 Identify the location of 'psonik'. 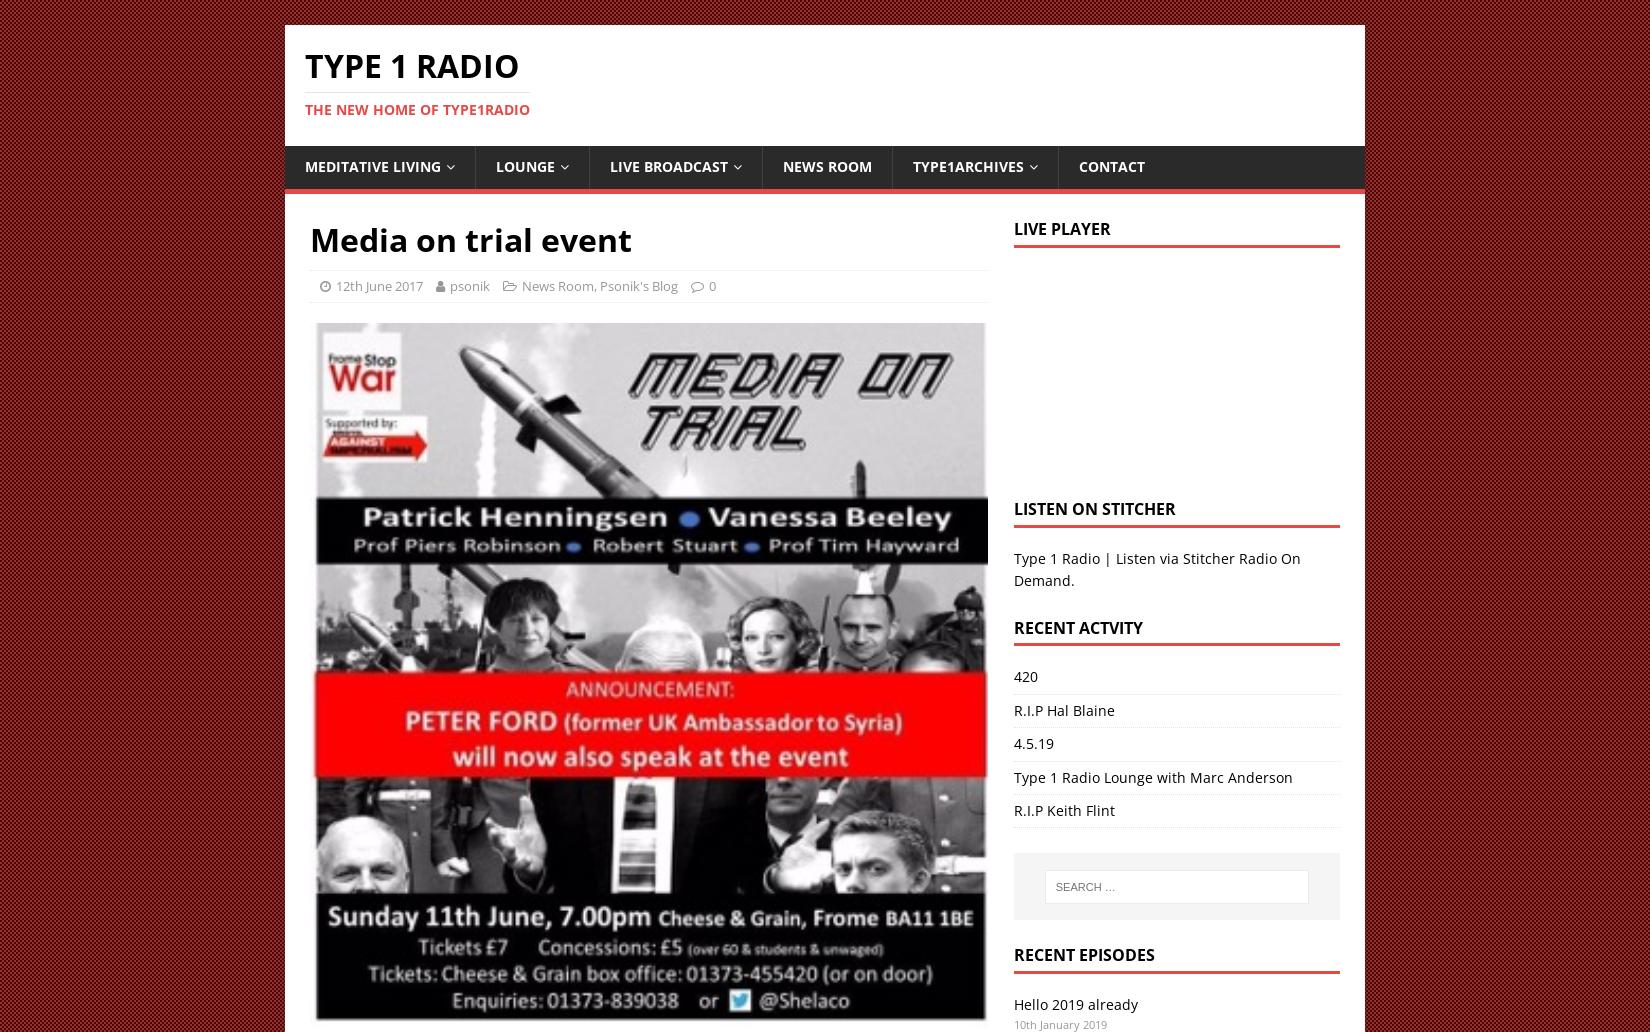
(468, 285).